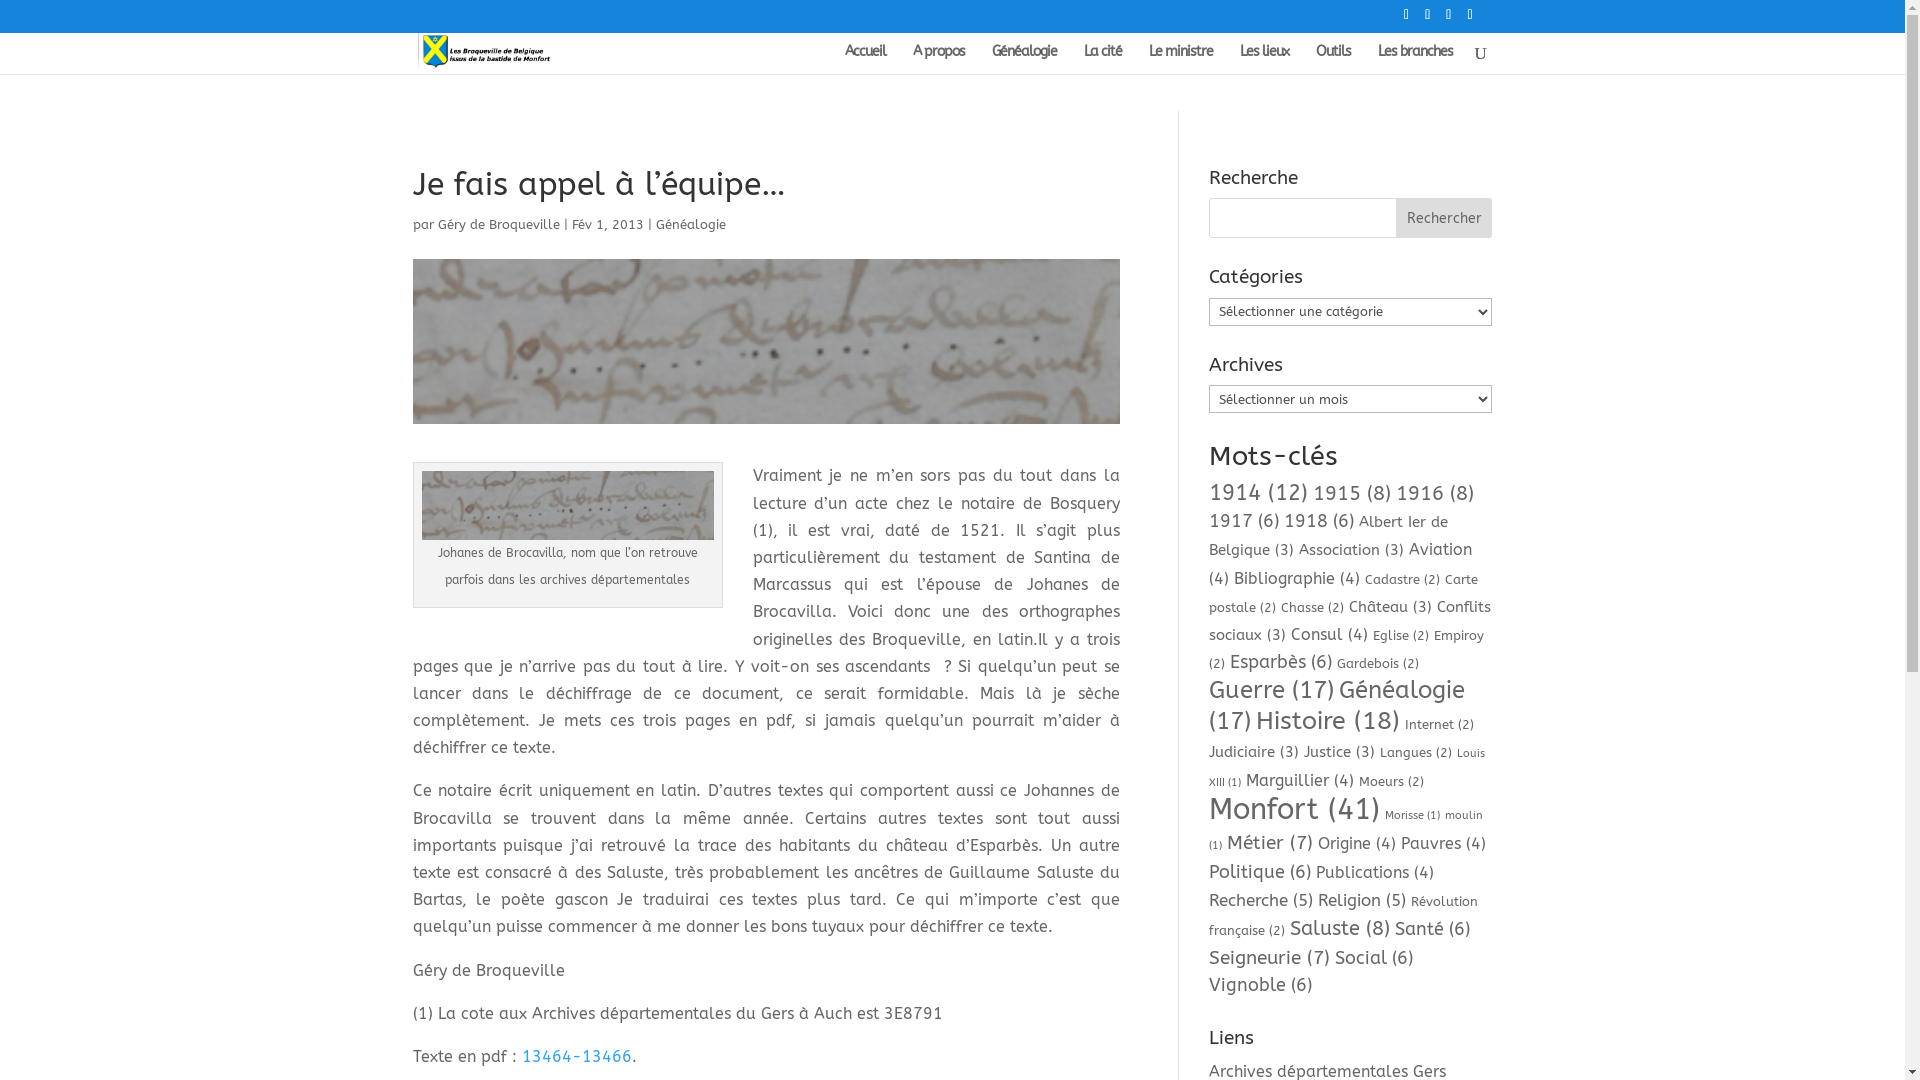 The width and height of the screenshot is (1920, 1080). I want to click on 'Eglise (2)', so click(1400, 635).